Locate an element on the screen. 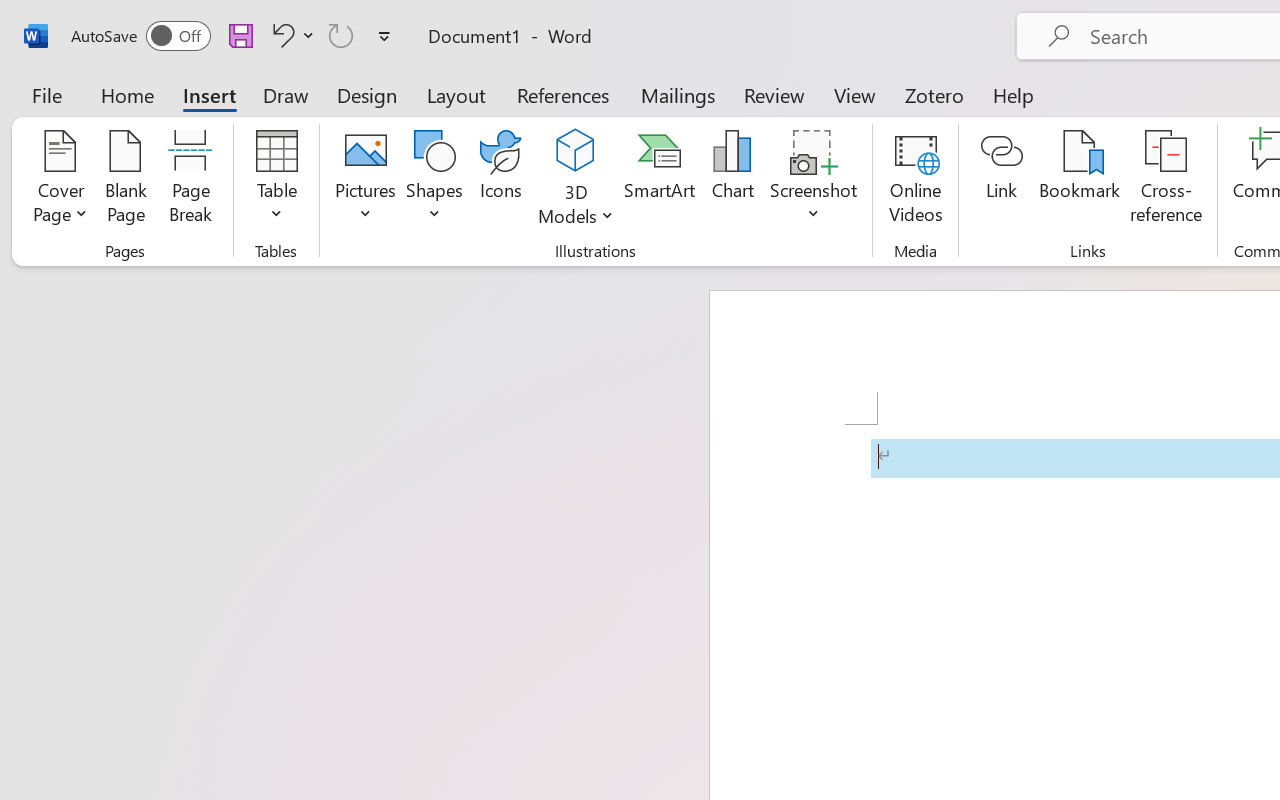 The image size is (1280, 800). 'Table' is located at coordinates (276, 179).